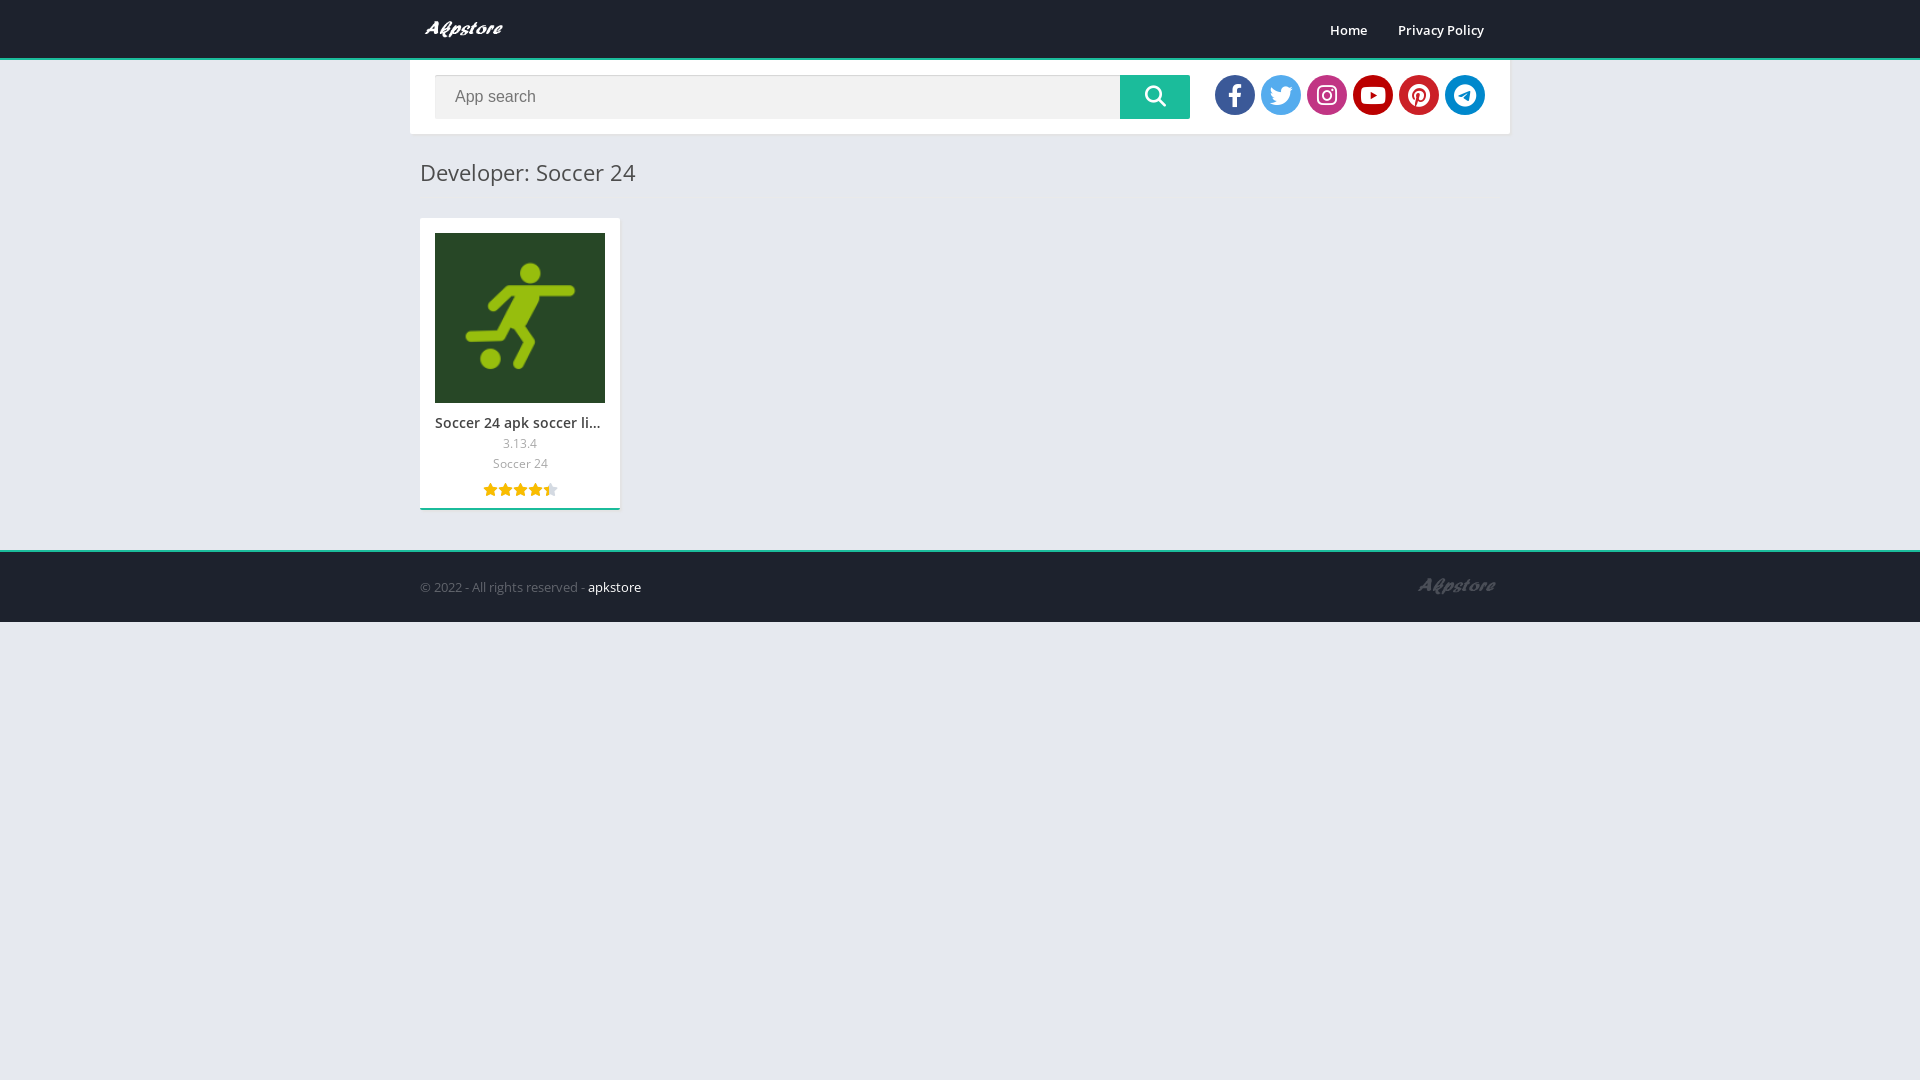 The image size is (1920, 1080). What do you see at coordinates (1418, 95) in the screenshot?
I see `'Pinterest'` at bounding box center [1418, 95].